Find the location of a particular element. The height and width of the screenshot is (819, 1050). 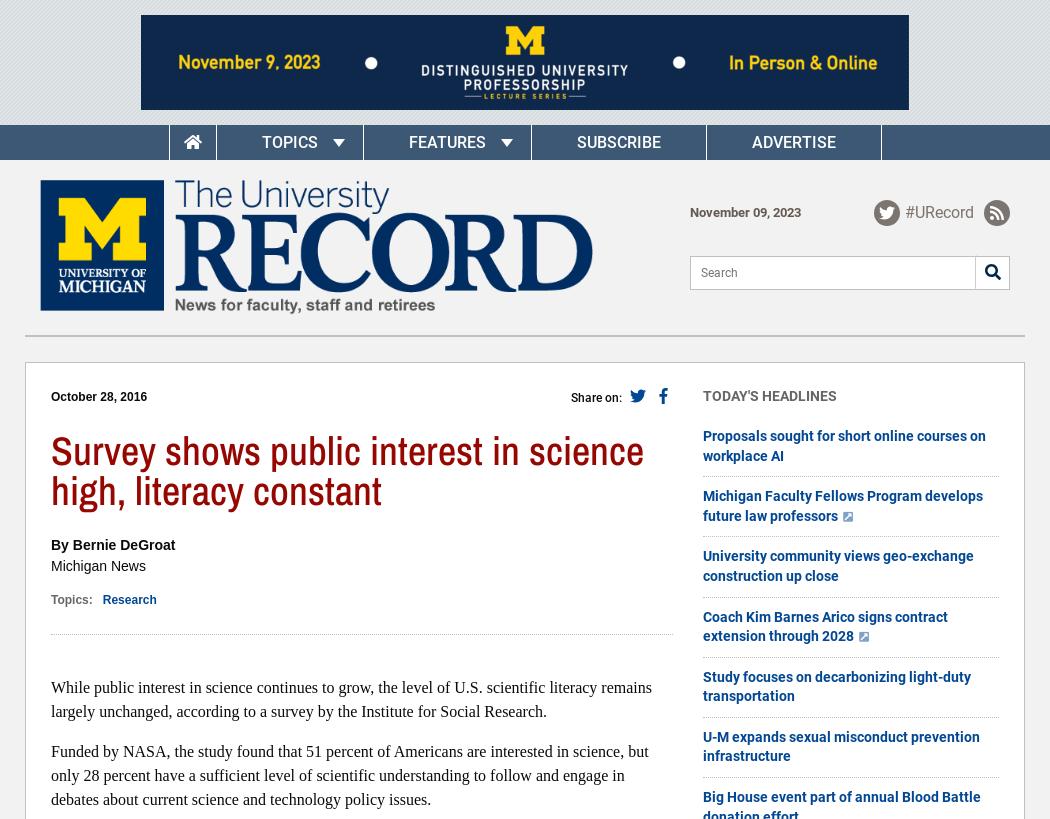

'By Bernie DeGroat' is located at coordinates (112, 544).